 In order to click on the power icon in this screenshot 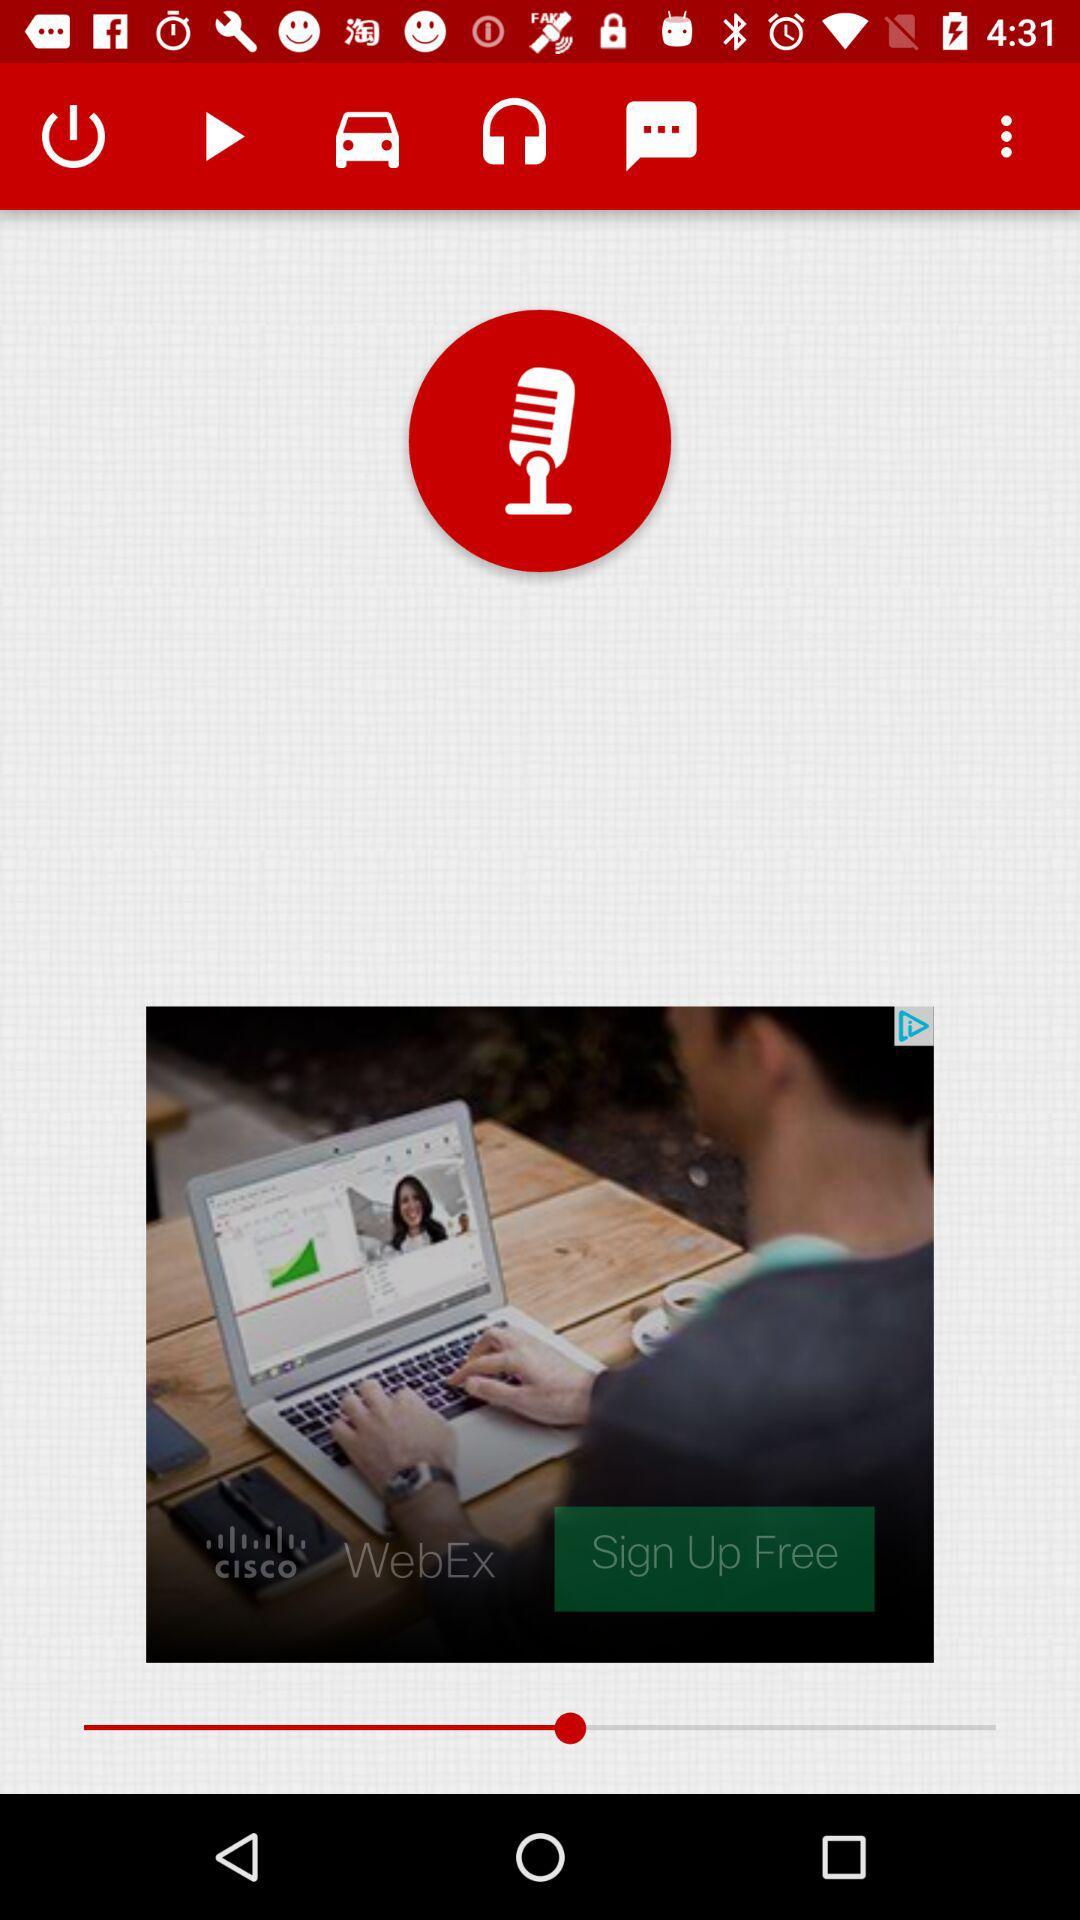, I will do `click(72, 135)`.